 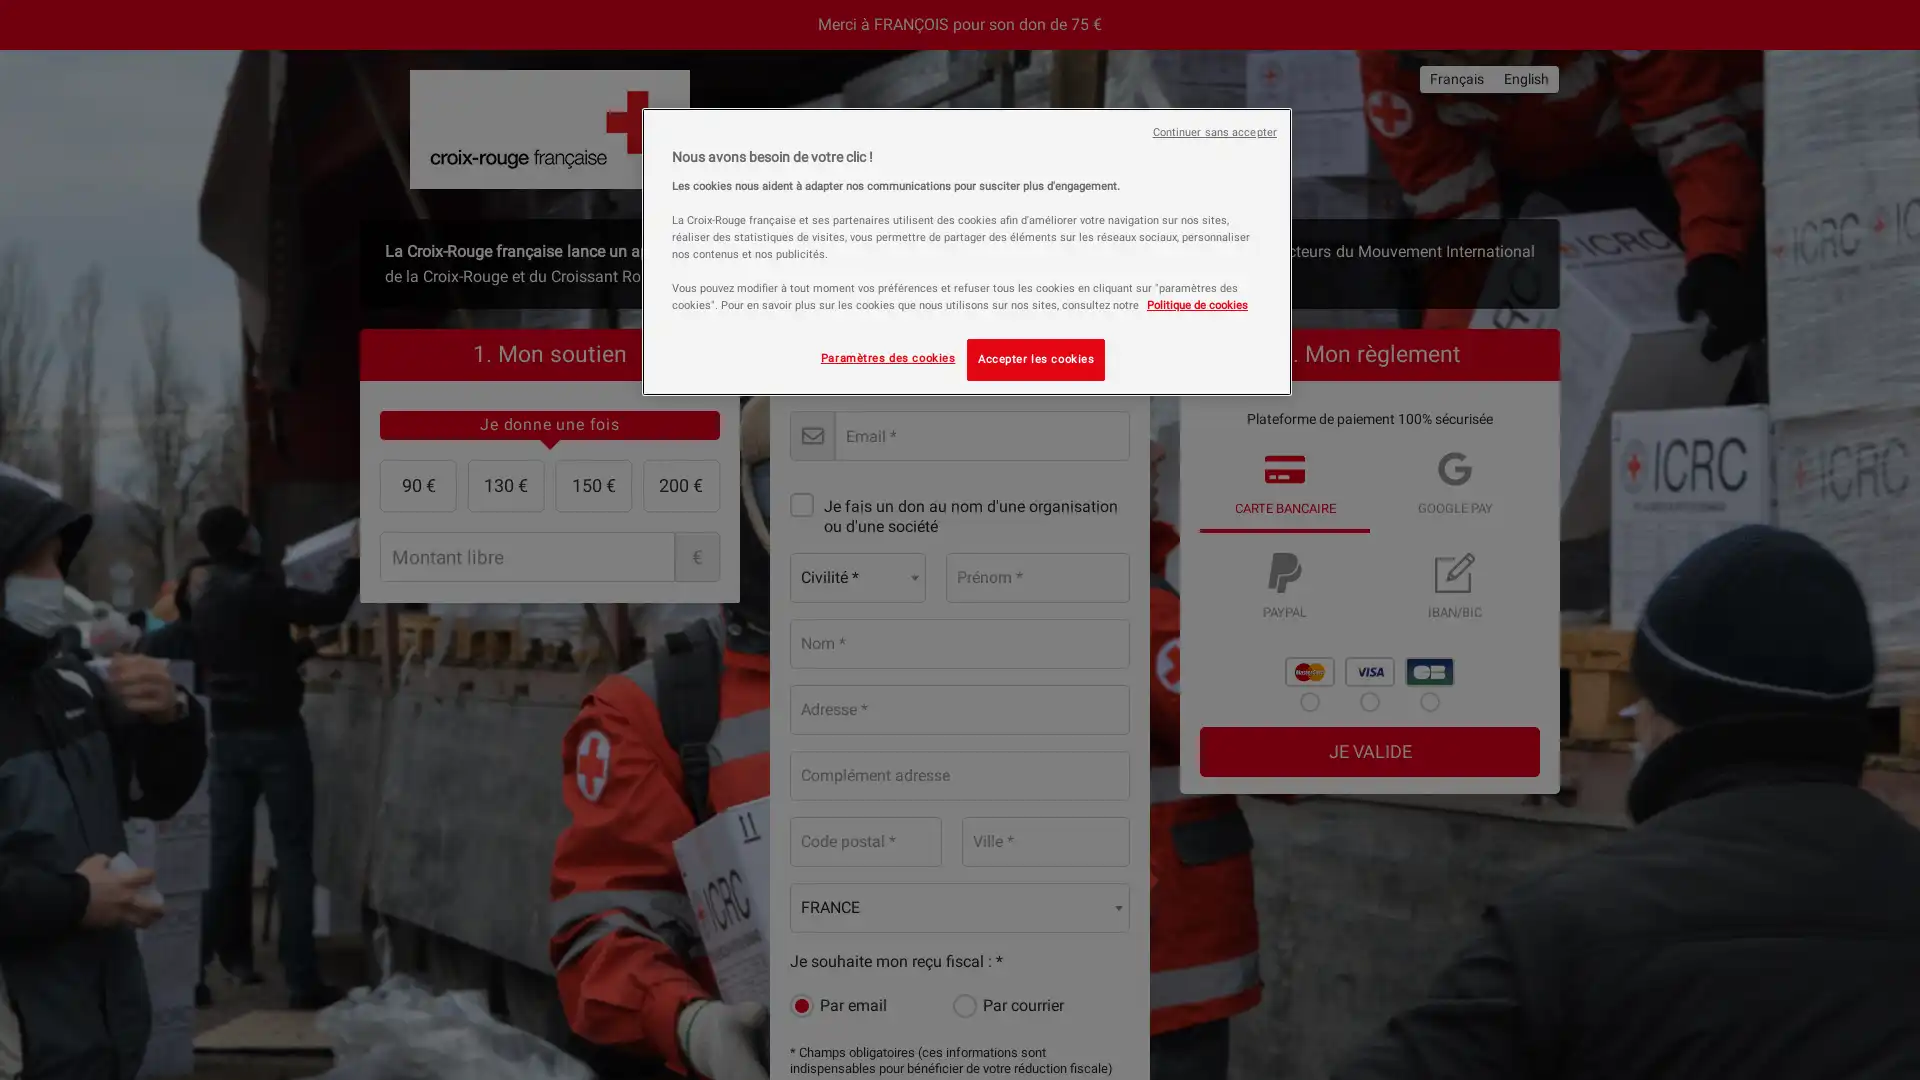 I want to click on Je valide, so click(x=1368, y=751).